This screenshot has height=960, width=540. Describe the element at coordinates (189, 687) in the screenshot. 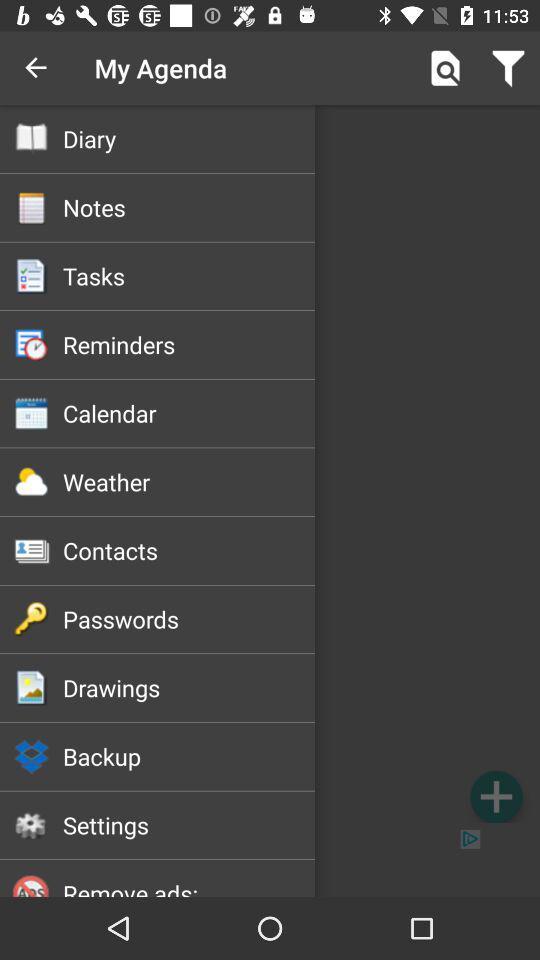

I see `the drawings item` at that location.